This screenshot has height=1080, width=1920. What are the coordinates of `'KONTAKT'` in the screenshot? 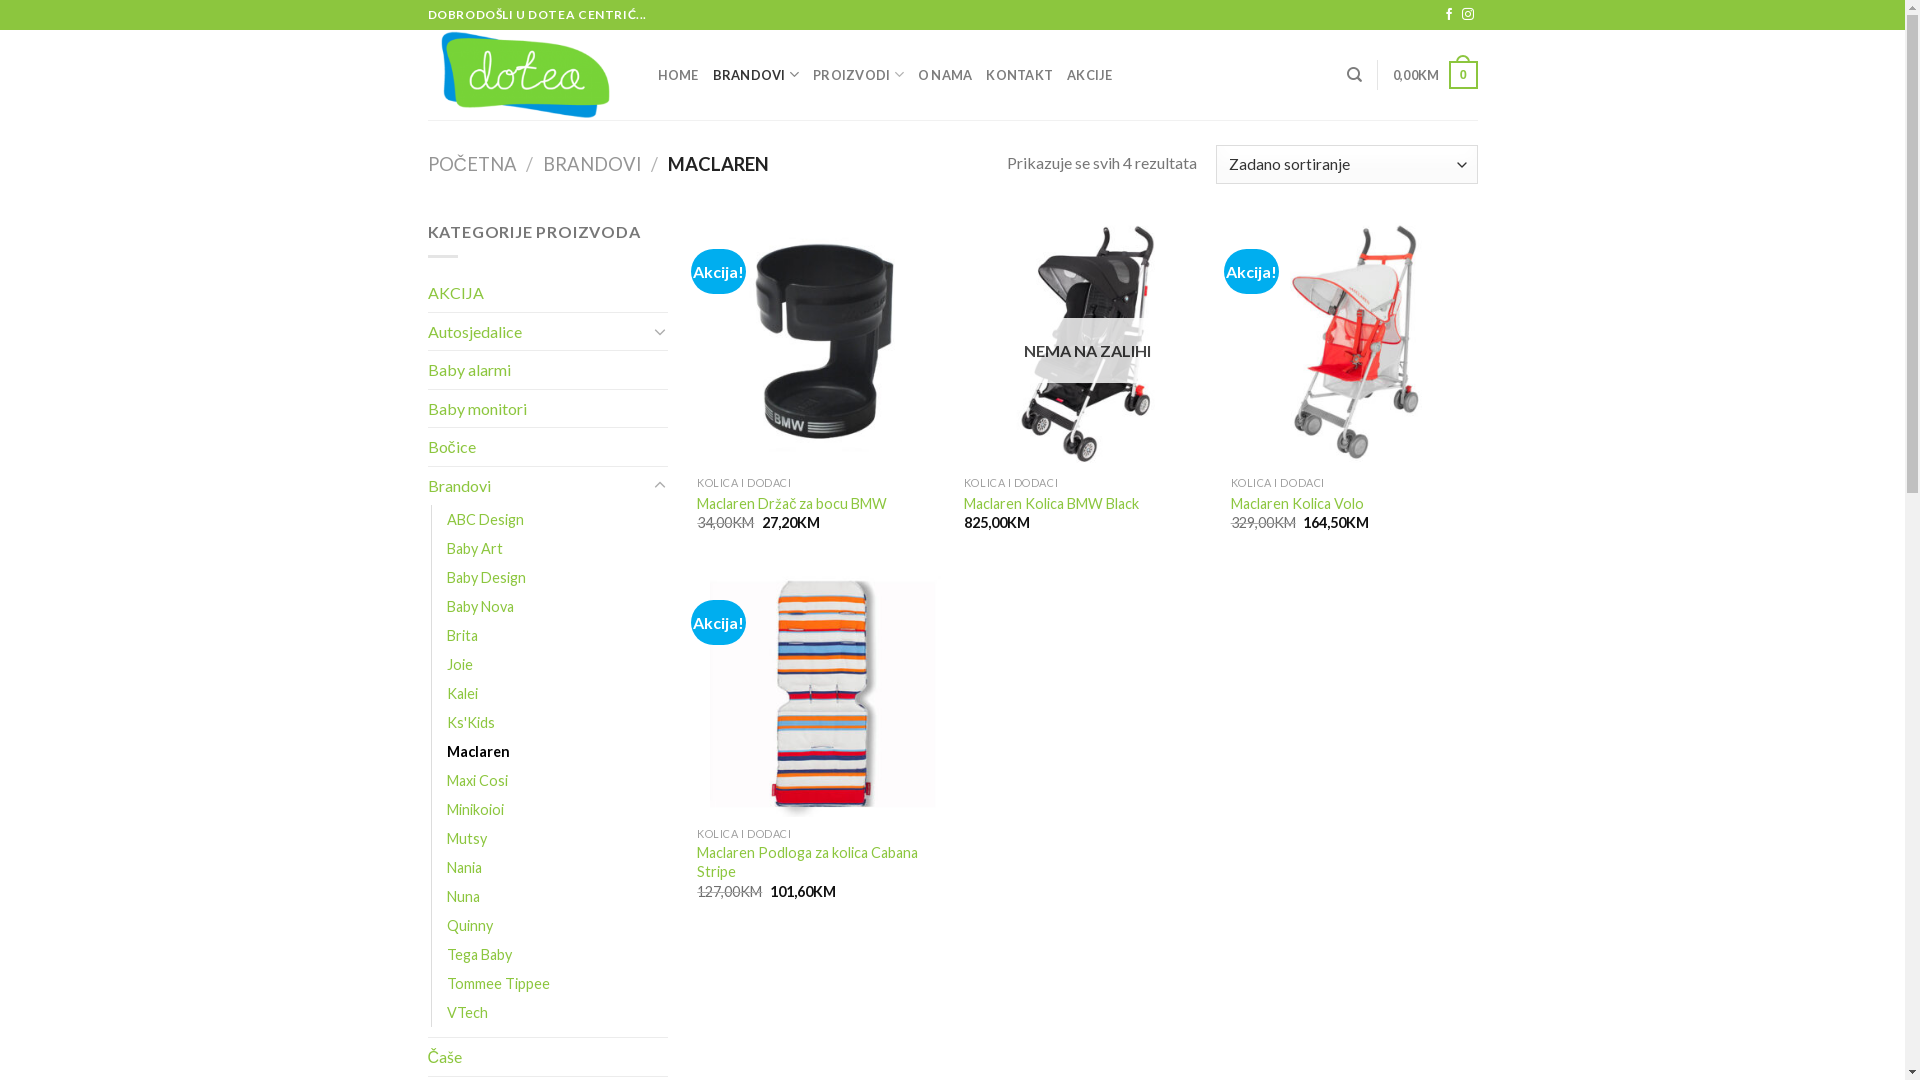 It's located at (1019, 73).